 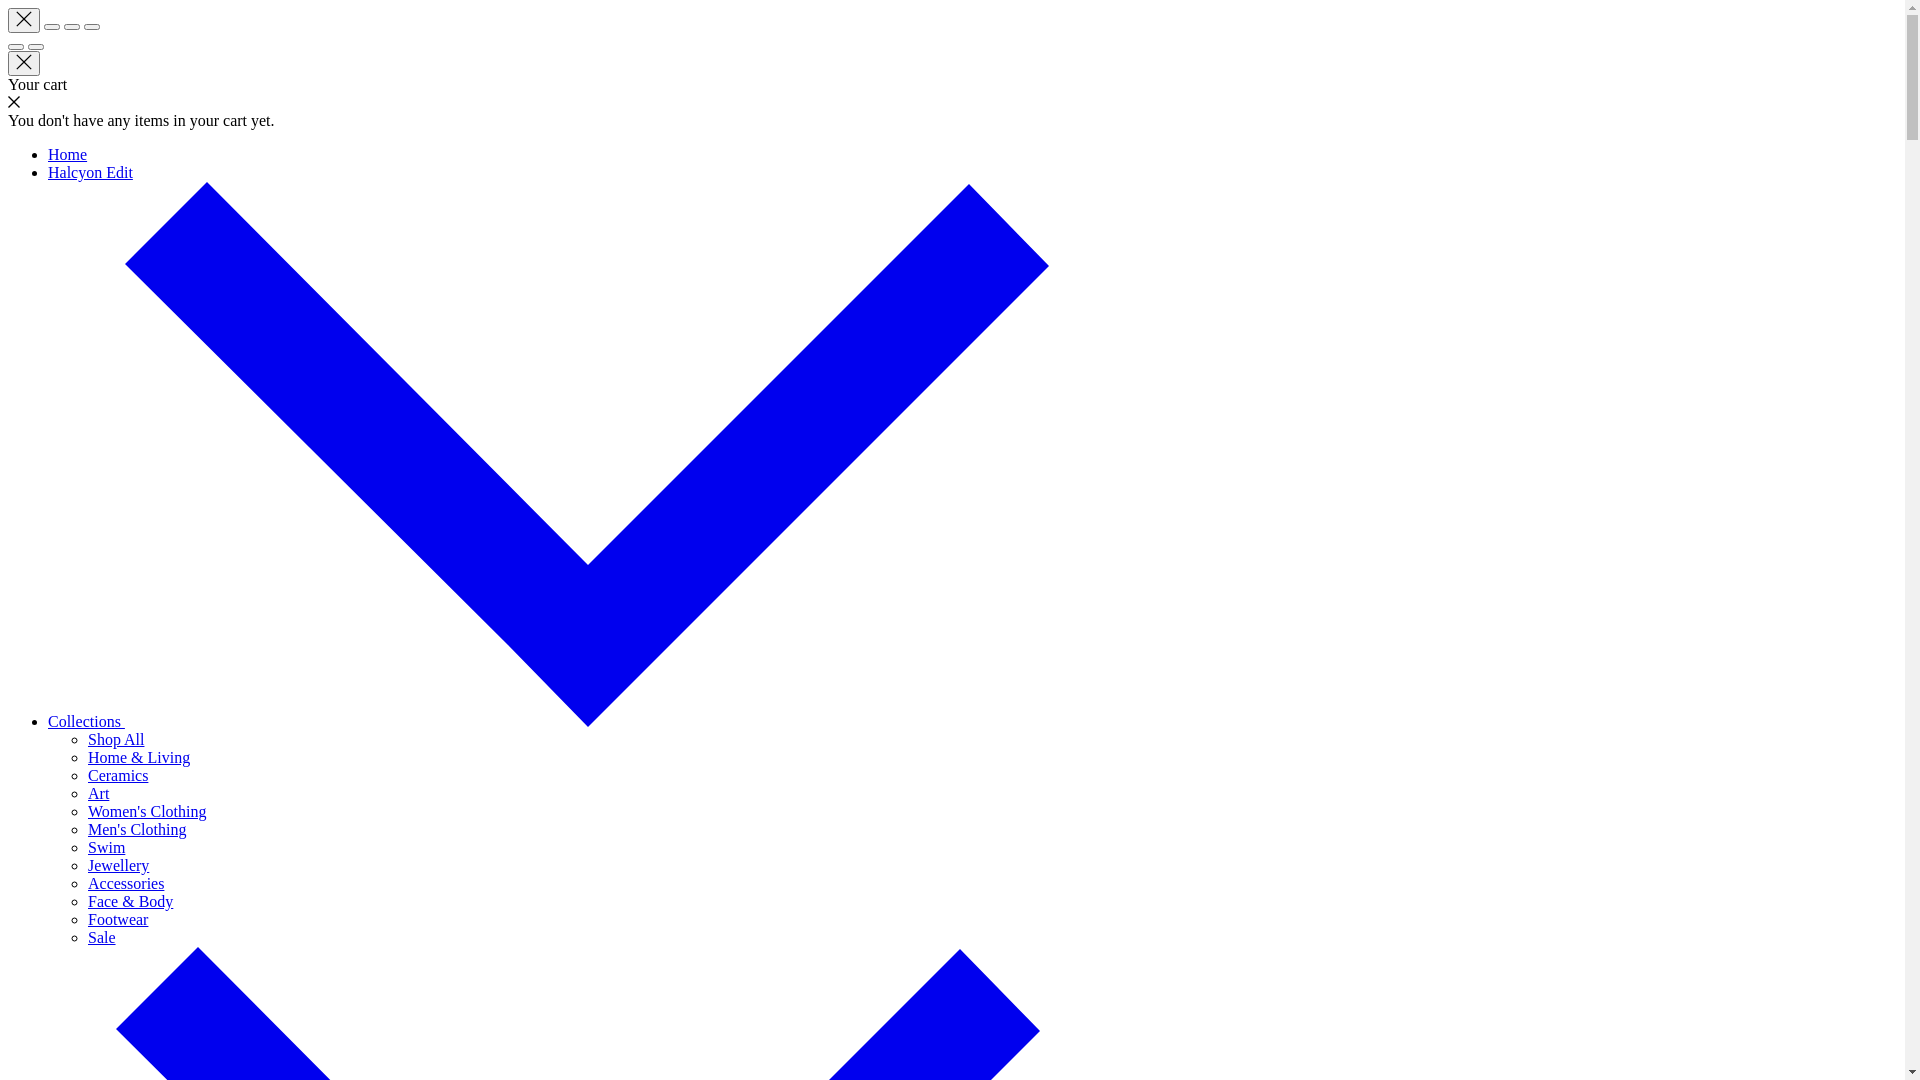 What do you see at coordinates (86, 919) in the screenshot?
I see `'Footwear'` at bounding box center [86, 919].